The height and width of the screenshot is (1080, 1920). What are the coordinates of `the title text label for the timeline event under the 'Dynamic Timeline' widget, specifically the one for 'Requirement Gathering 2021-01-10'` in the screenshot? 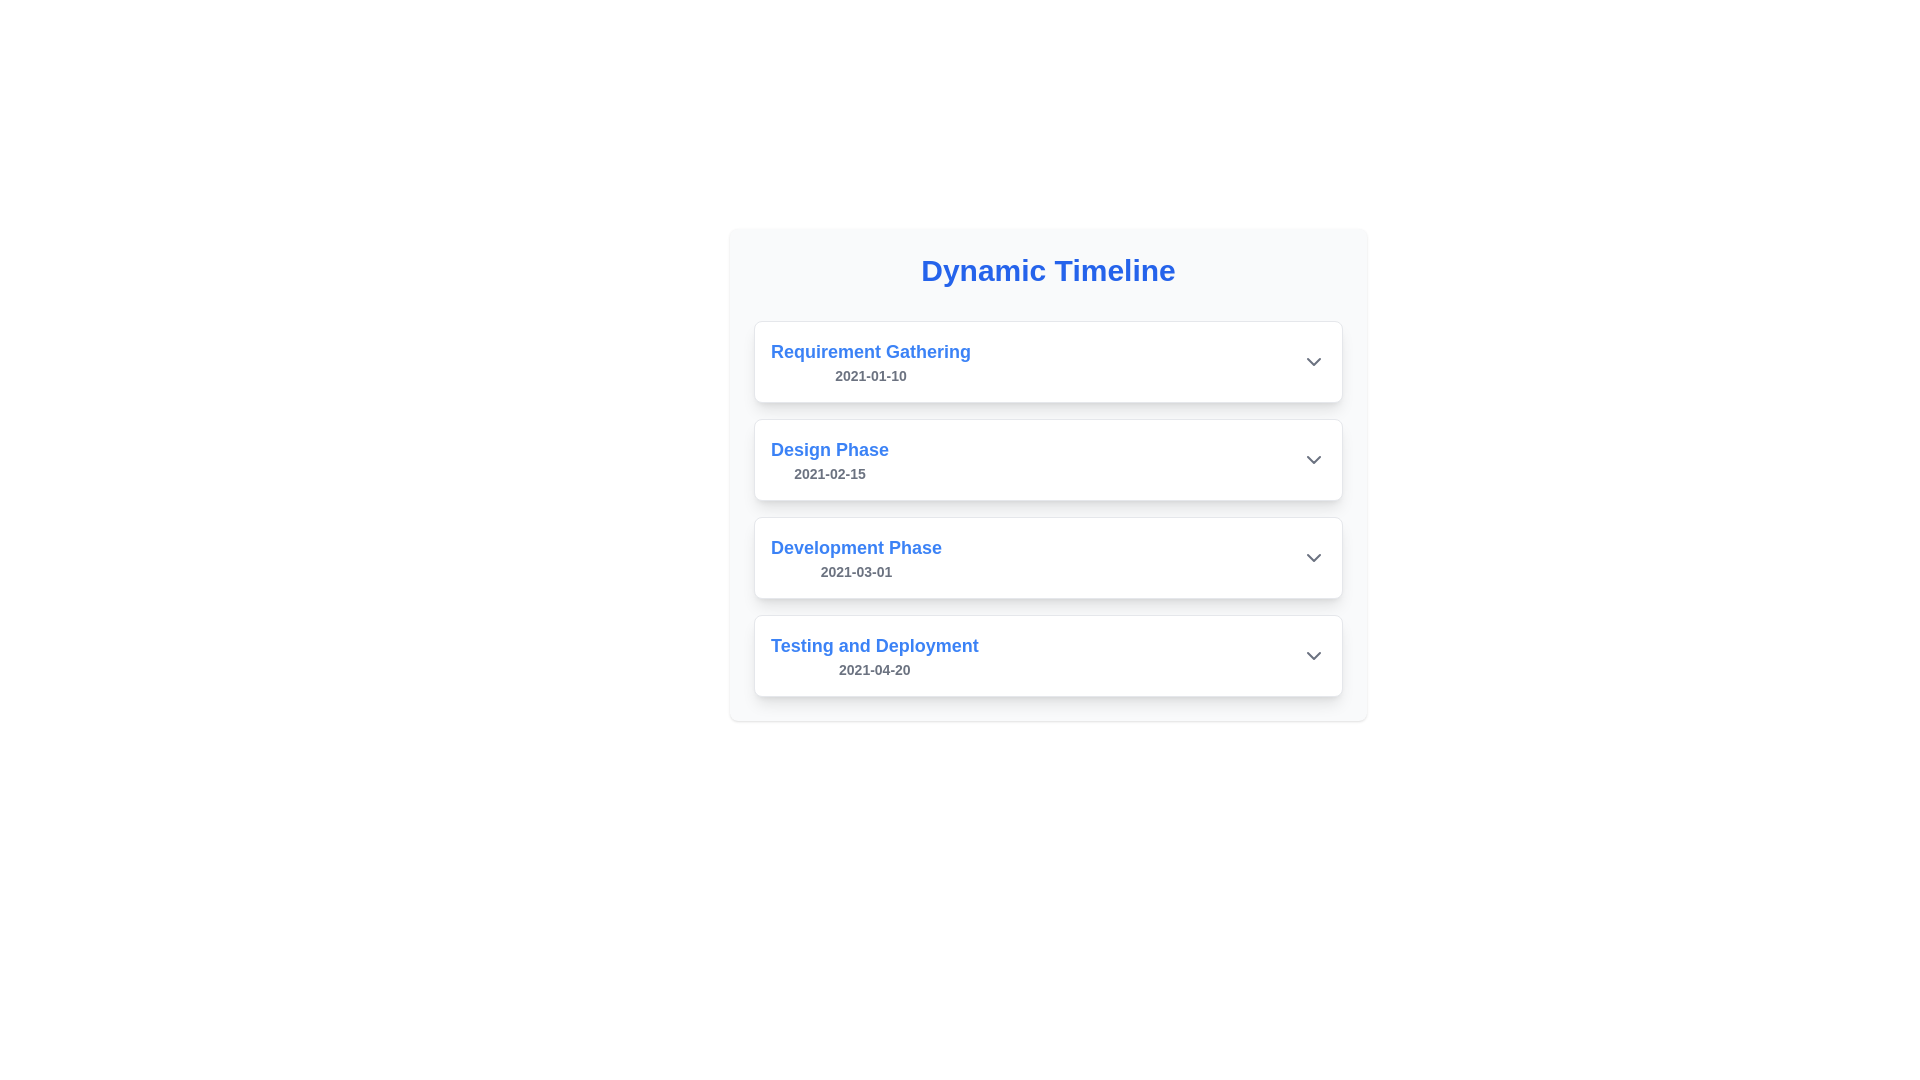 It's located at (871, 350).